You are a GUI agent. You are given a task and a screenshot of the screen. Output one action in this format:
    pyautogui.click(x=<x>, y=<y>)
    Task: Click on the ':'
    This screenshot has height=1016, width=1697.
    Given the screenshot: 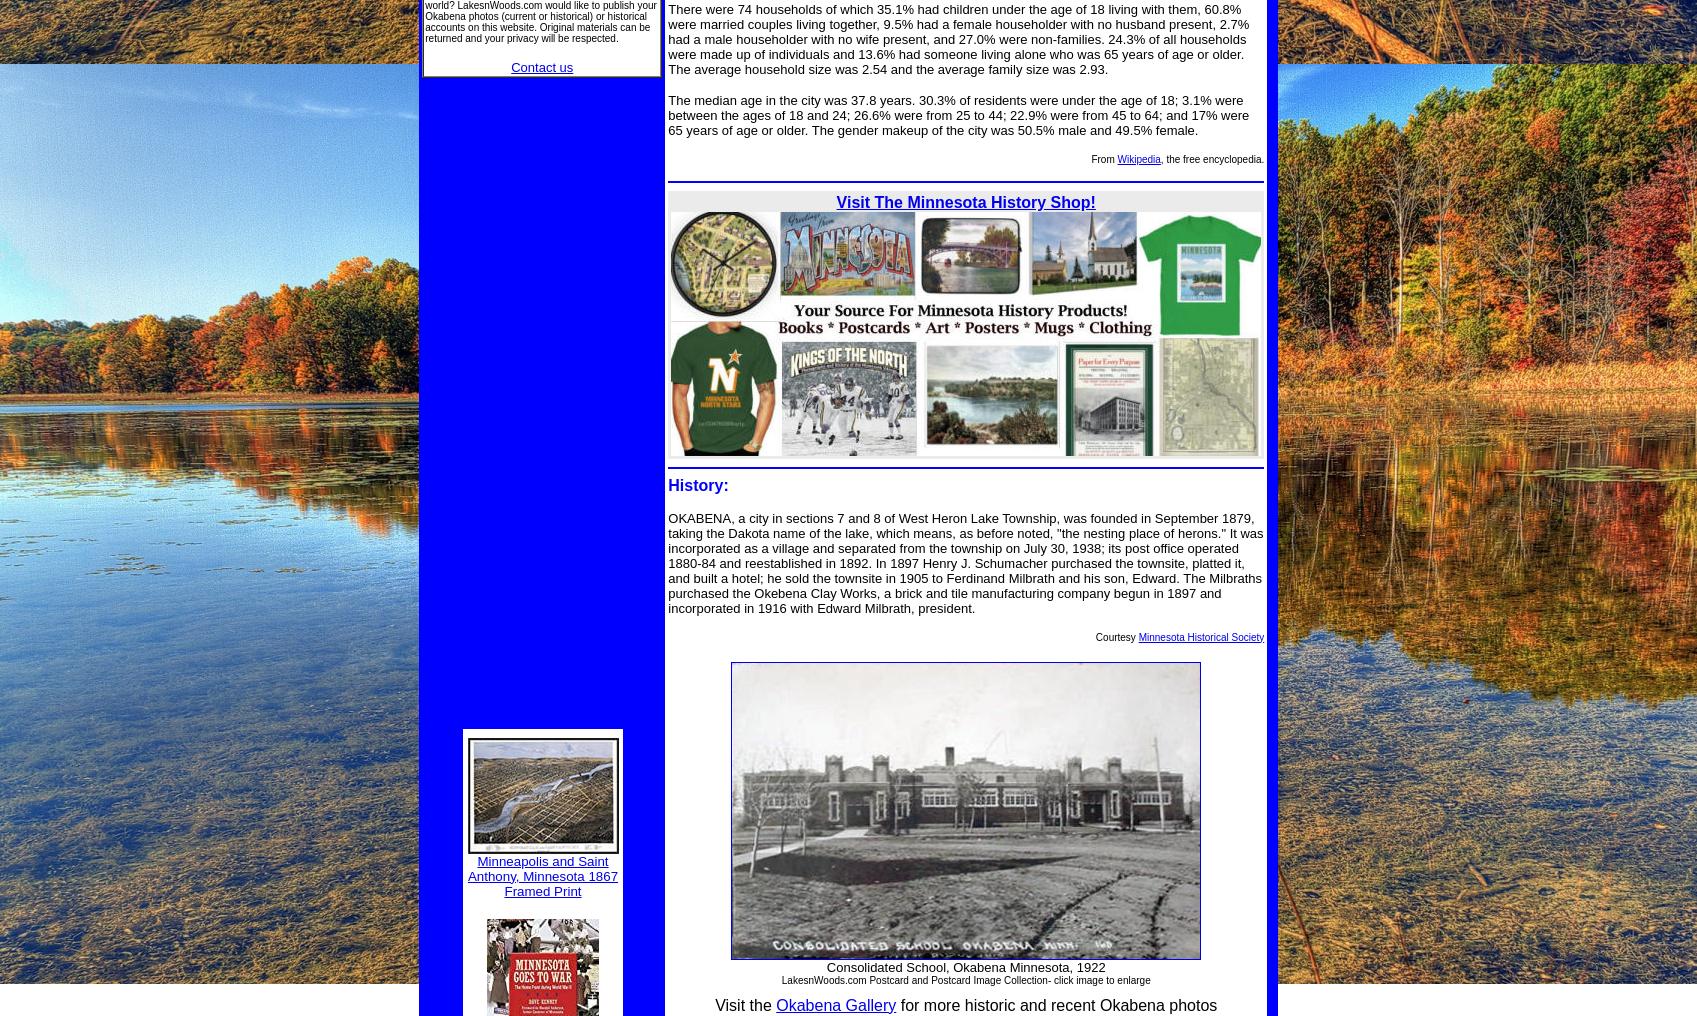 What is the action you would take?
    pyautogui.click(x=724, y=484)
    